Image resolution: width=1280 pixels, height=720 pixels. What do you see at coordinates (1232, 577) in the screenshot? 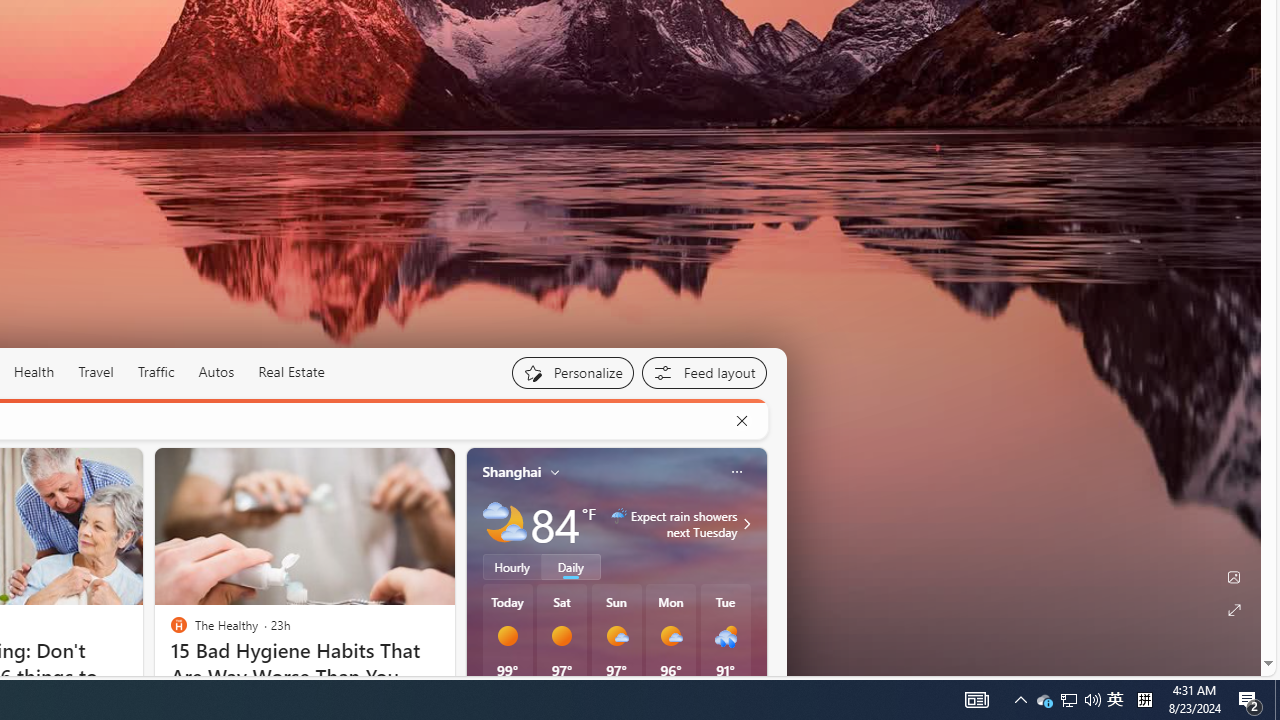
I see `'Edit Background'` at bounding box center [1232, 577].